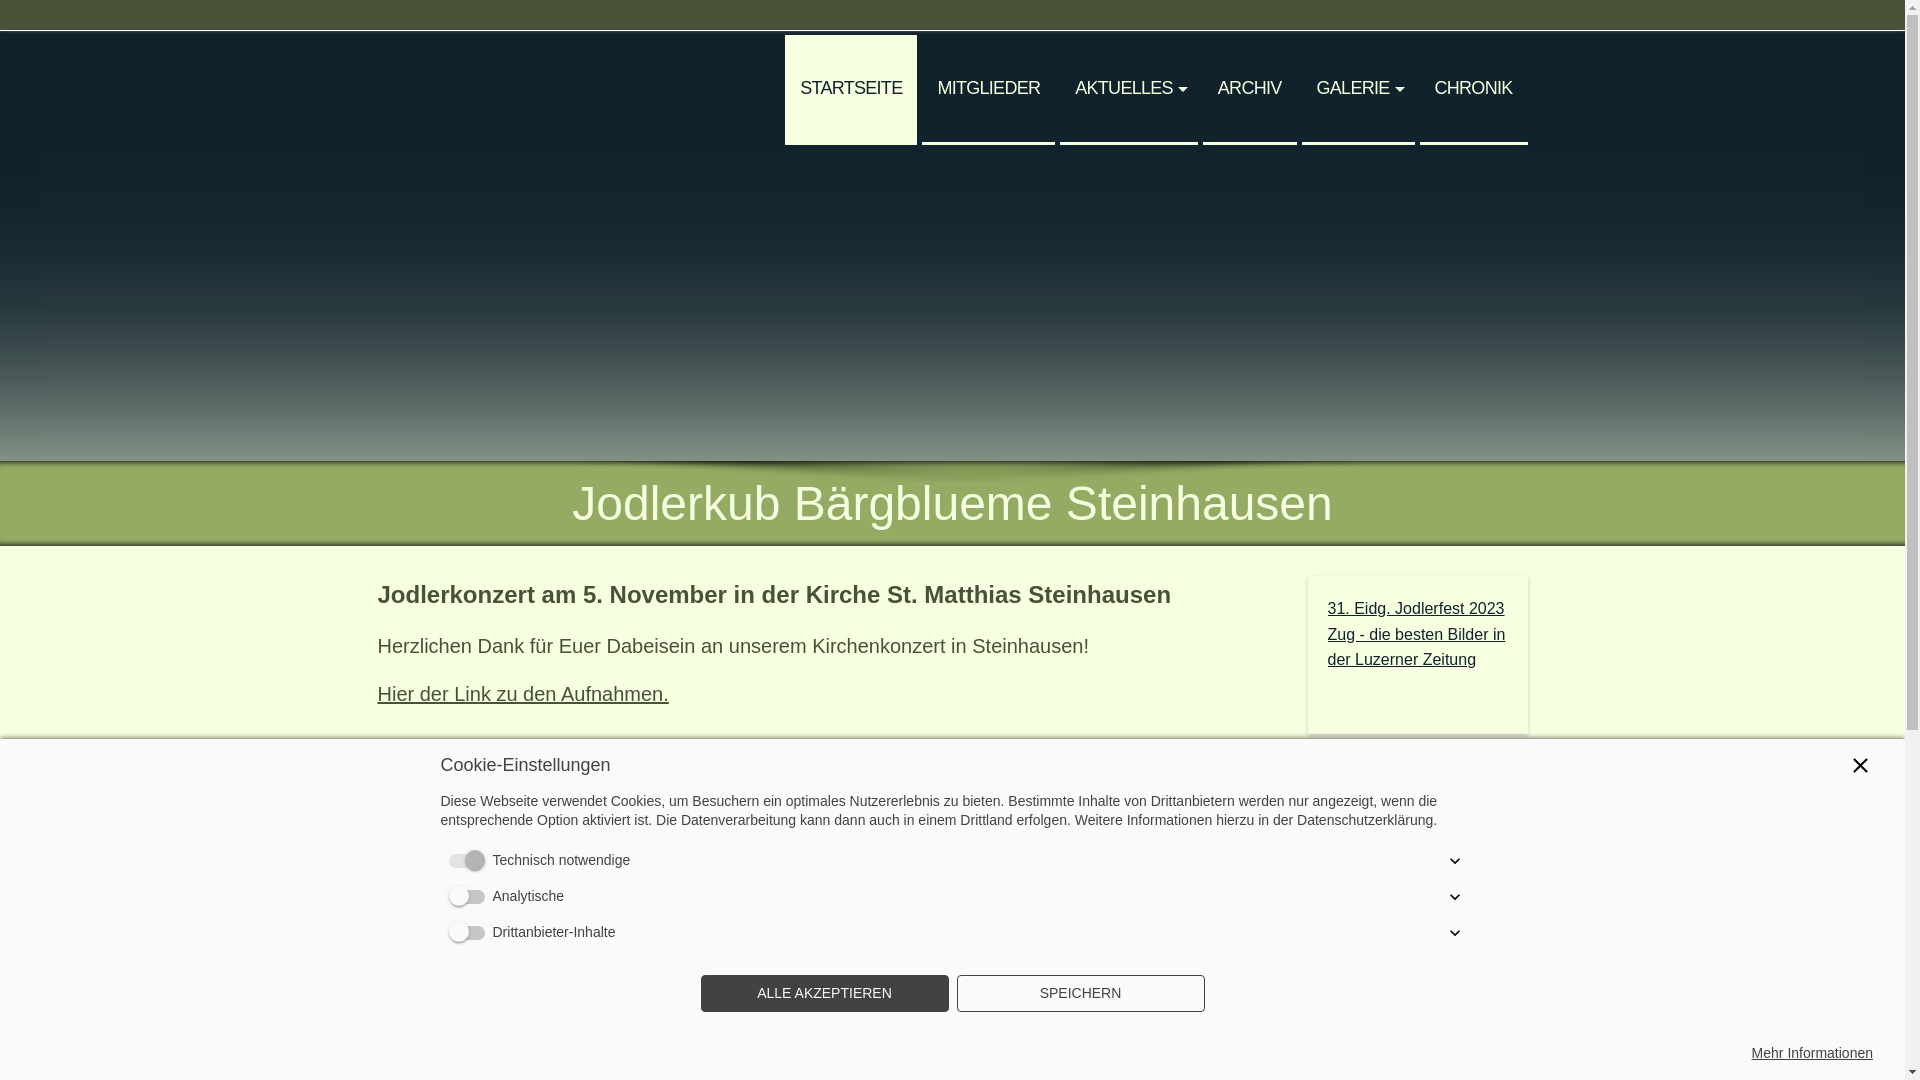  What do you see at coordinates (1128, 88) in the screenshot?
I see `'AKTUELLES'` at bounding box center [1128, 88].